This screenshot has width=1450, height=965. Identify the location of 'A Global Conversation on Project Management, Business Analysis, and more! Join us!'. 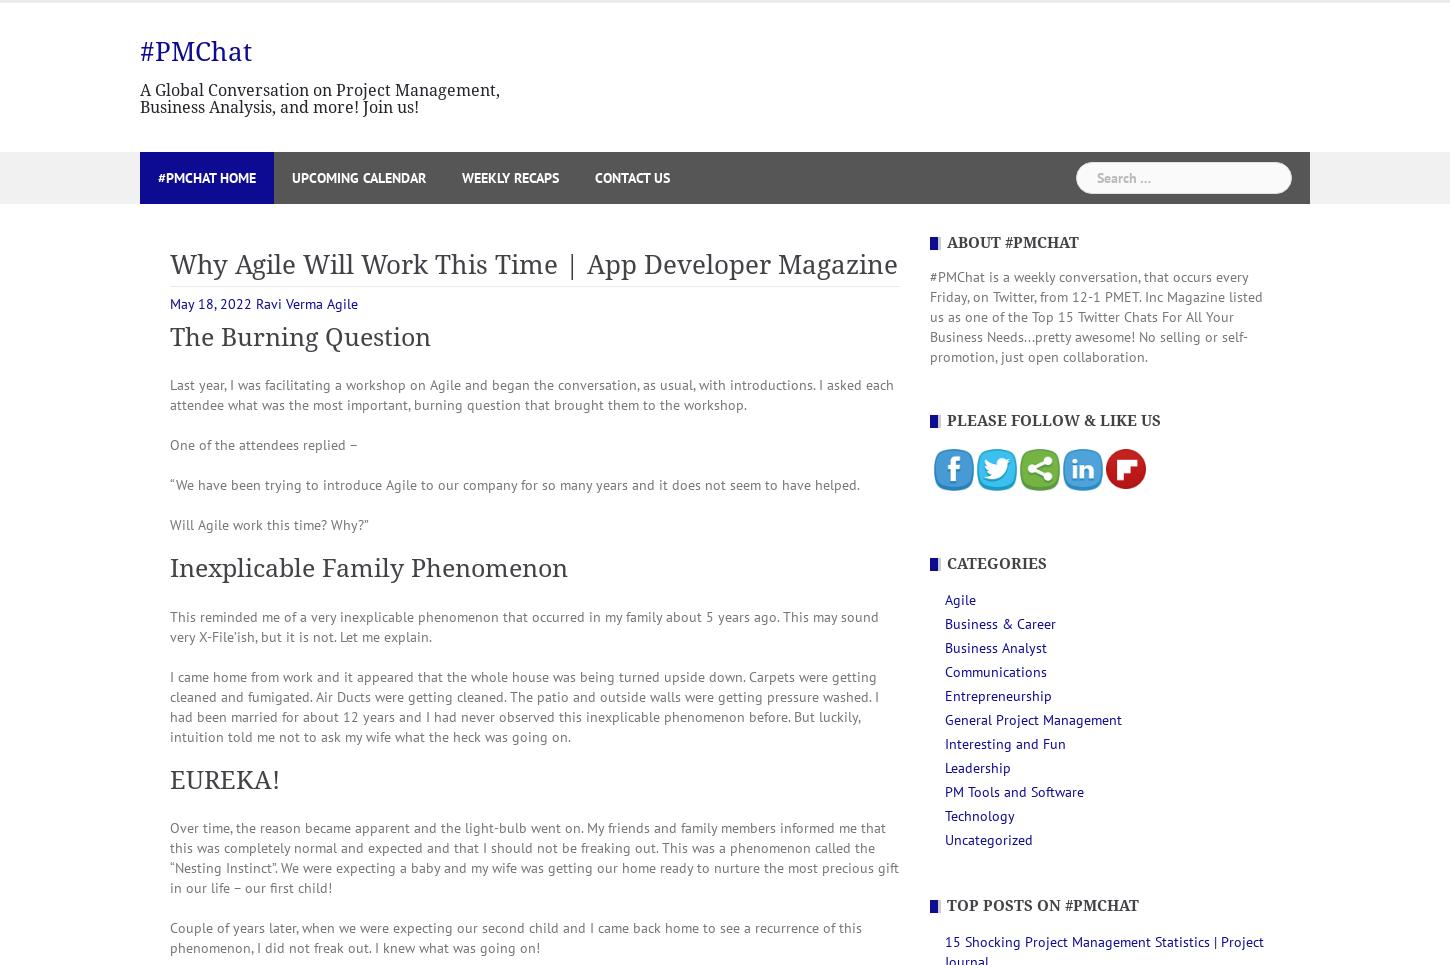
(320, 97).